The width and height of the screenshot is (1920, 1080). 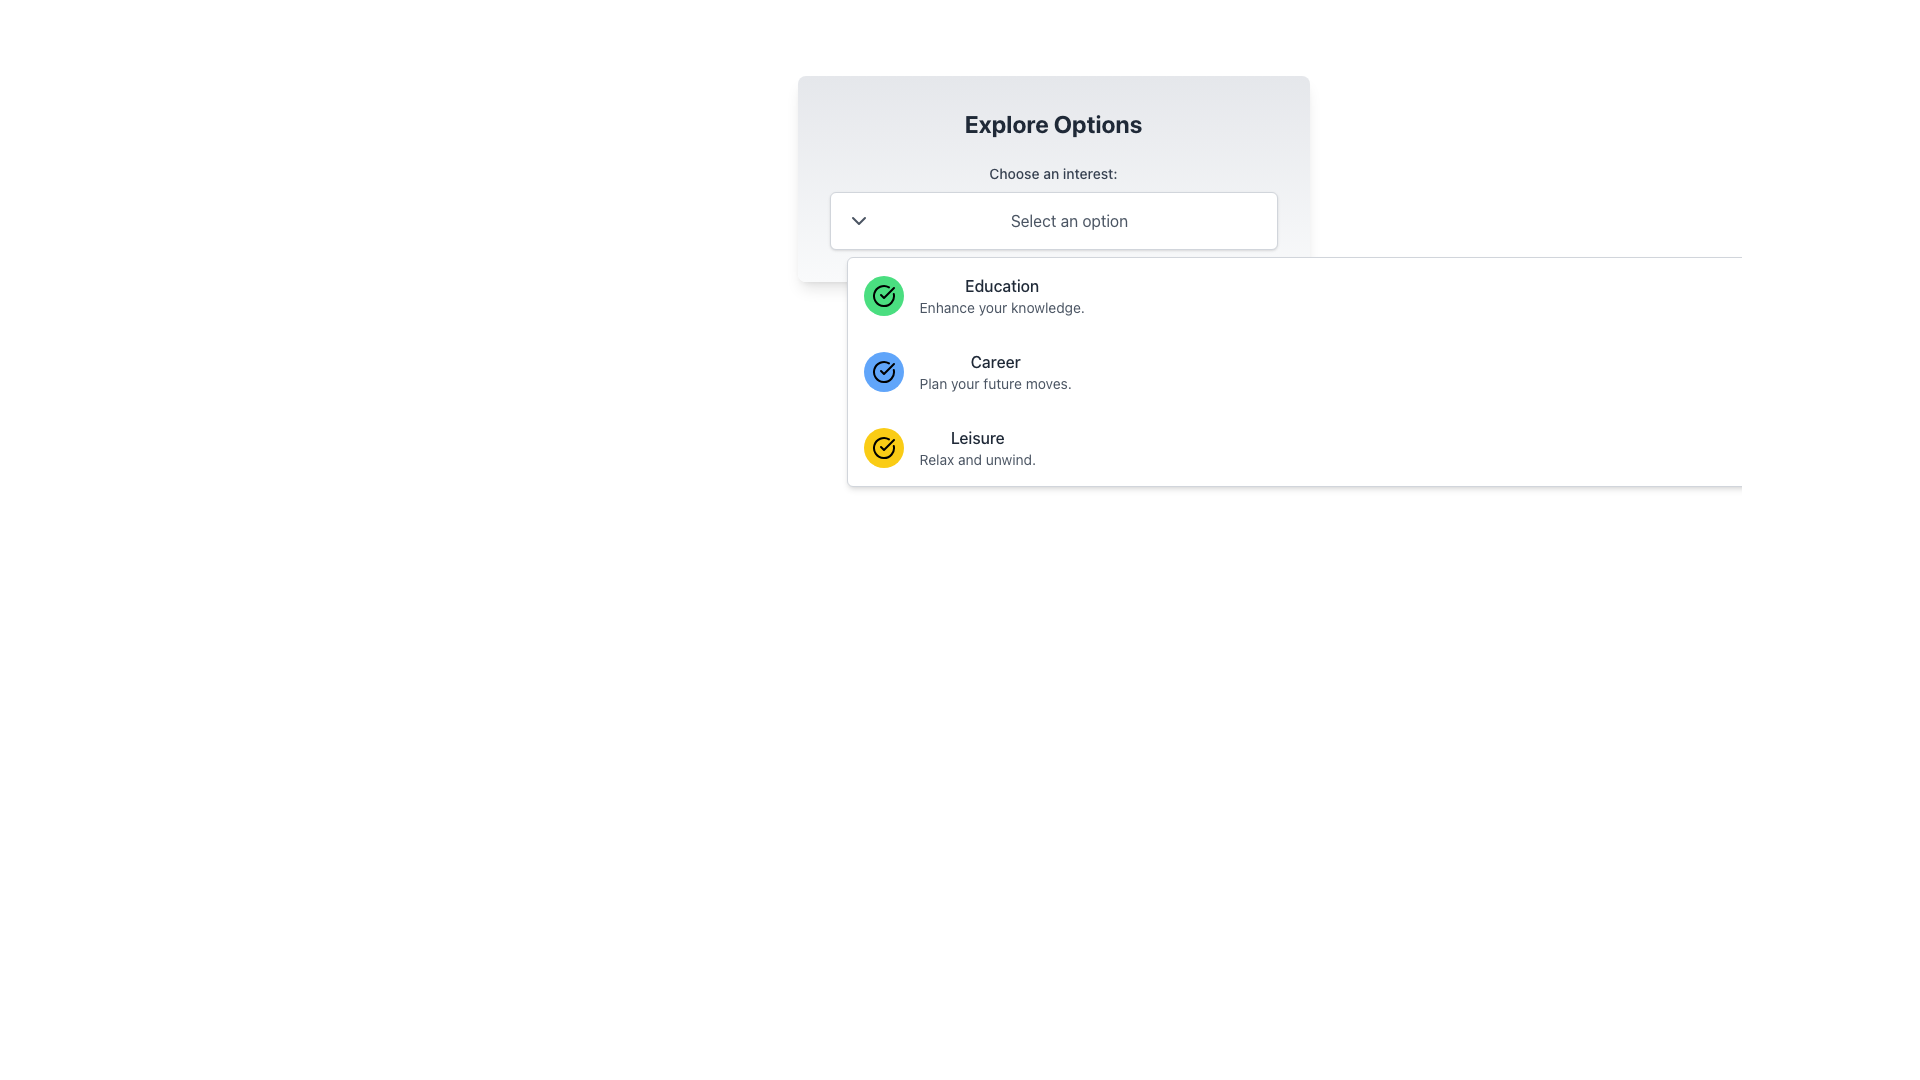 What do you see at coordinates (1052, 207) in the screenshot?
I see `the dropdown menu labeled 'Choose an interest:' which displays the placeholder text 'Select an option'` at bounding box center [1052, 207].